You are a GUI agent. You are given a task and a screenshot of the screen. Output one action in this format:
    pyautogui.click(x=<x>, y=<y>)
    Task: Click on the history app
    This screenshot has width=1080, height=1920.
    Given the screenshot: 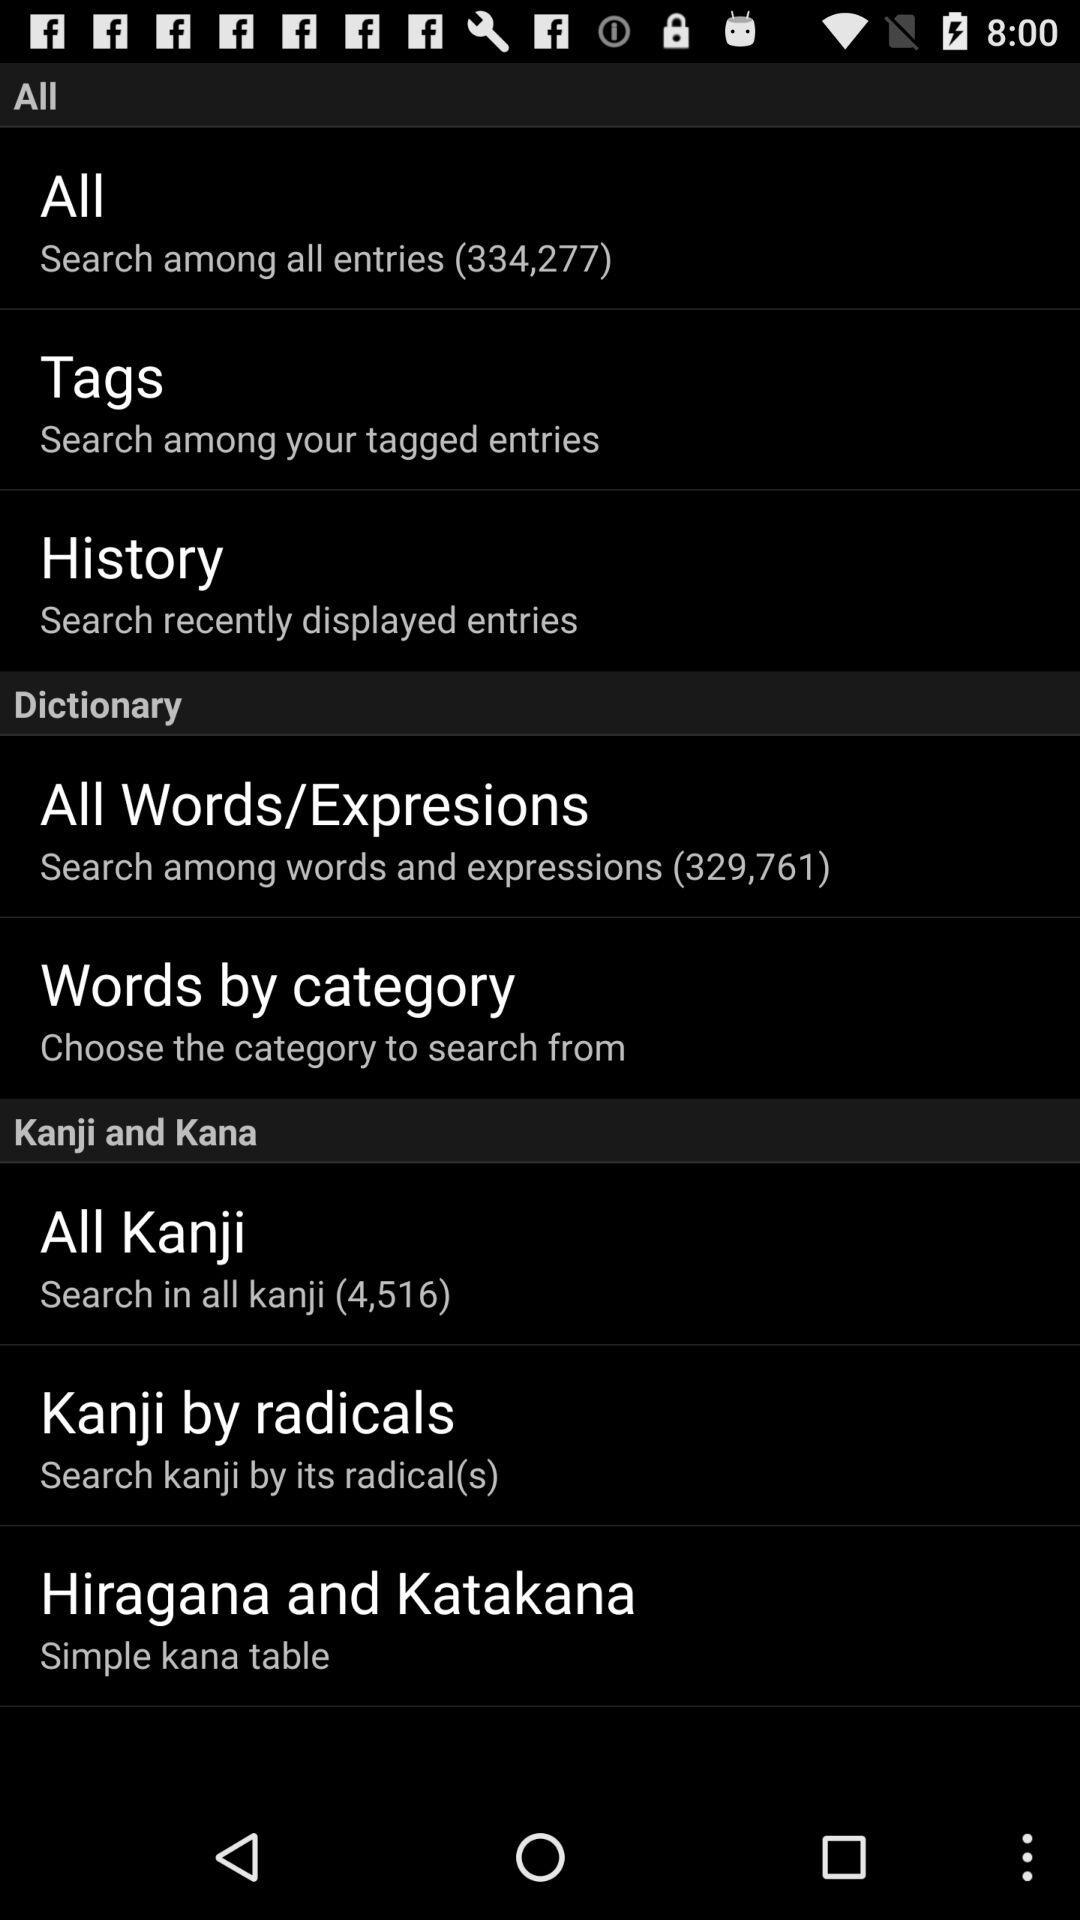 What is the action you would take?
    pyautogui.click(x=559, y=555)
    